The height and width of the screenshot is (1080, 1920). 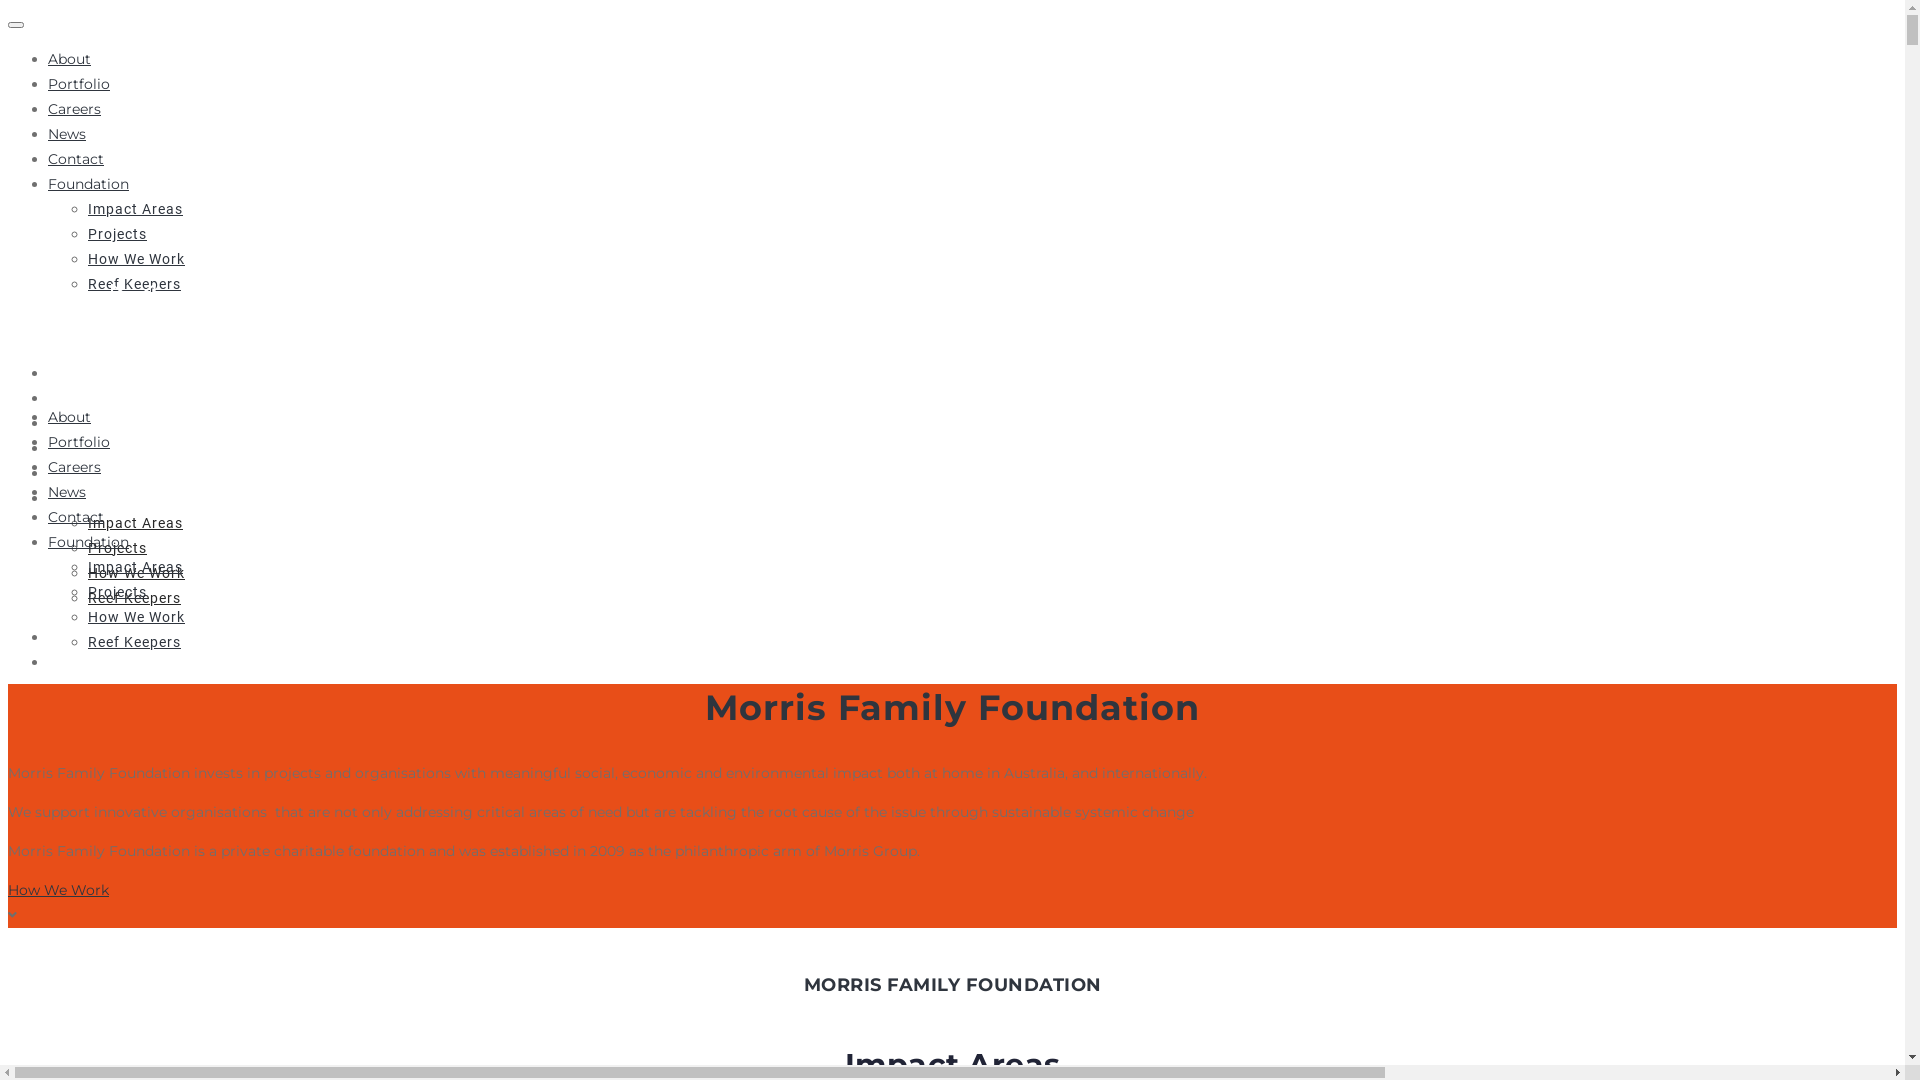 I want to click on 'News', so click(x=48, y=446).